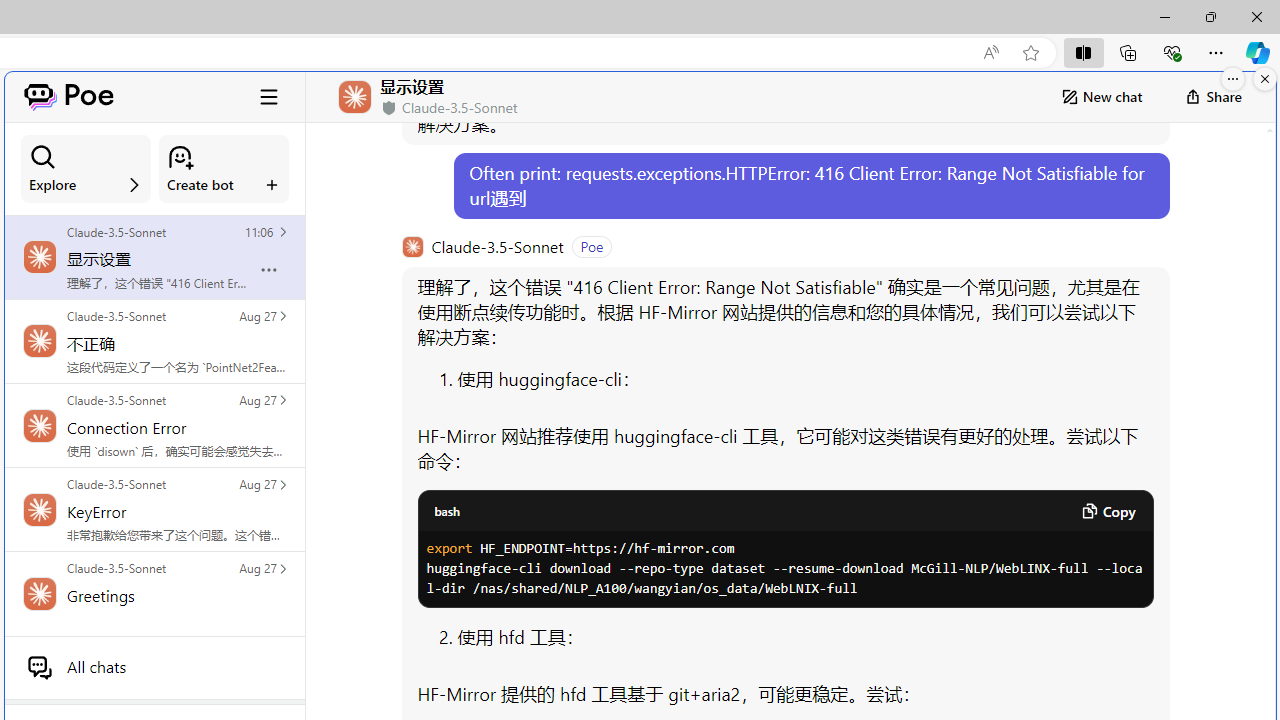 The width and height of the screenshot is (1280, 720). What do you see at coordinates (1171, 51) in the screenshot?
I see `'Browser essentials'` at bounding box center [1171, 51].